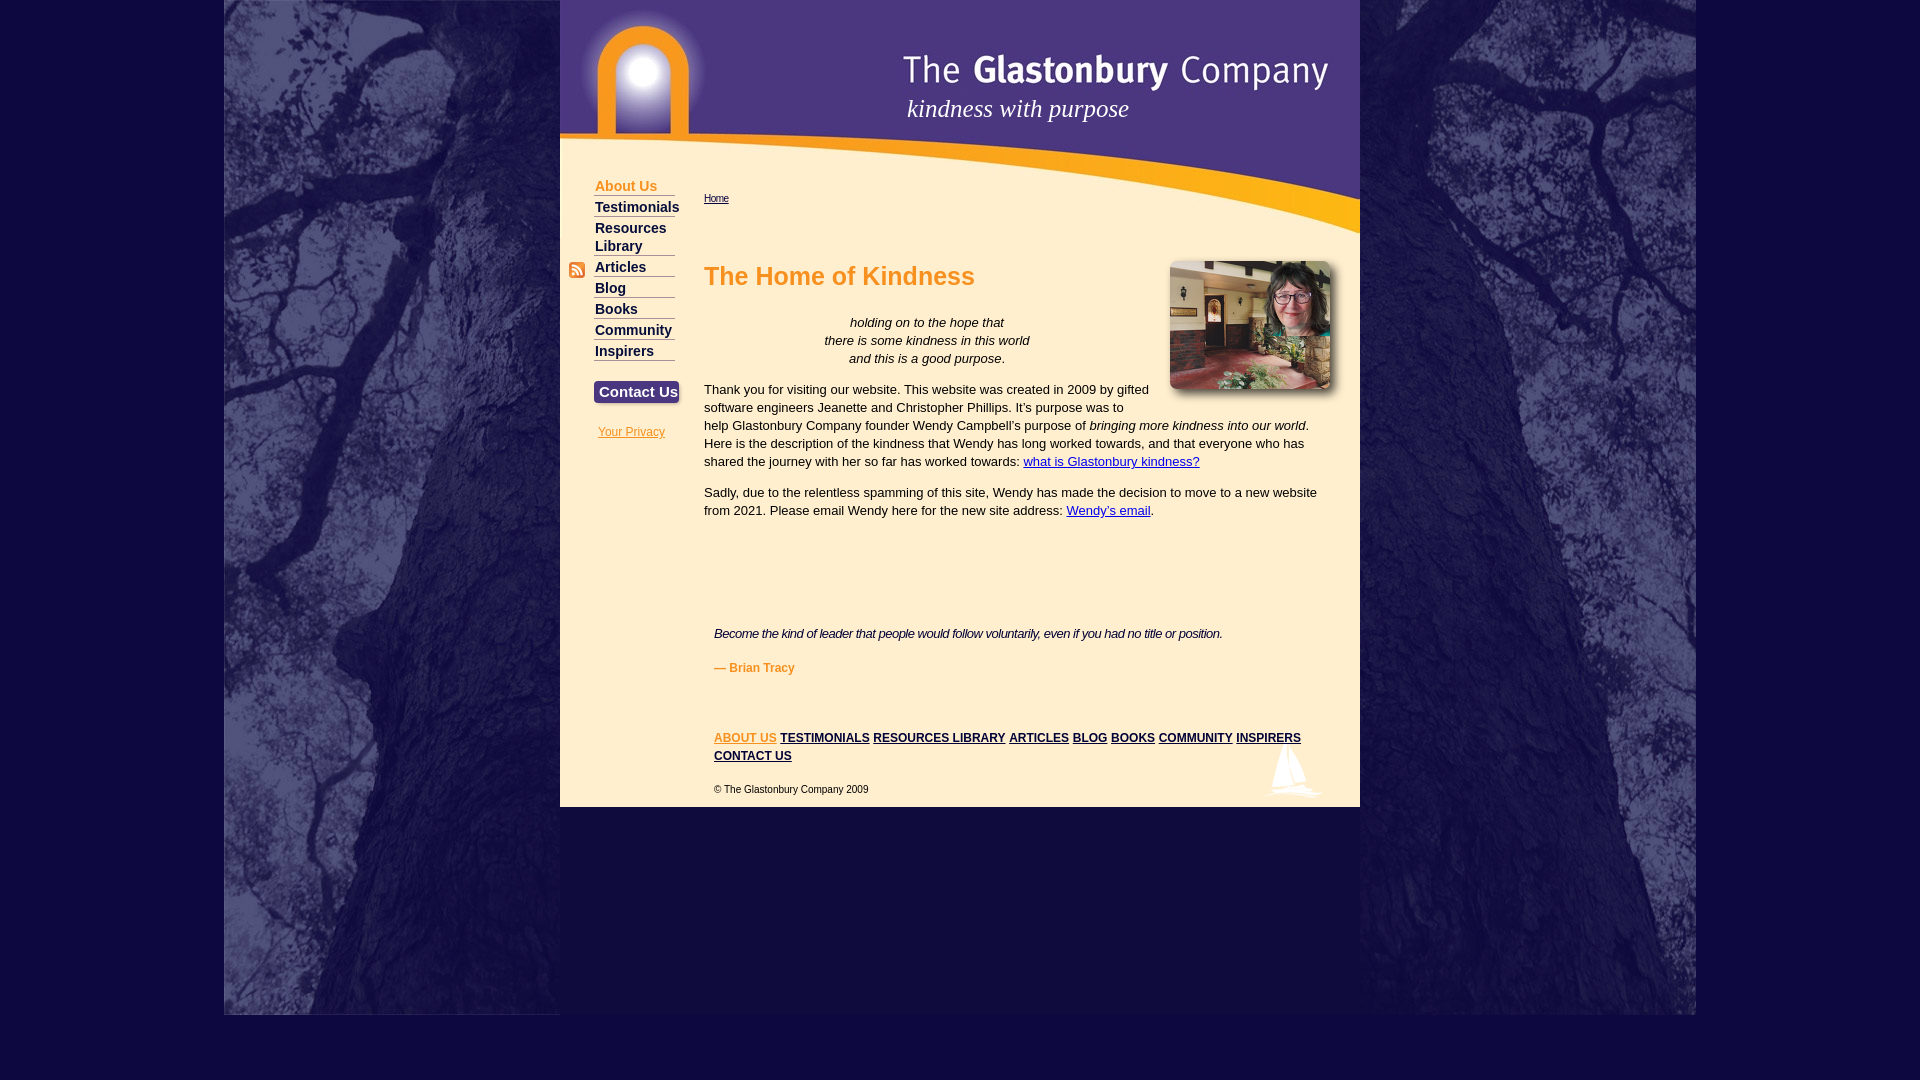 The height and width of the screenshot is (1080, 1920). I want to click on 'INSPIRERS', so click(1267, 737).